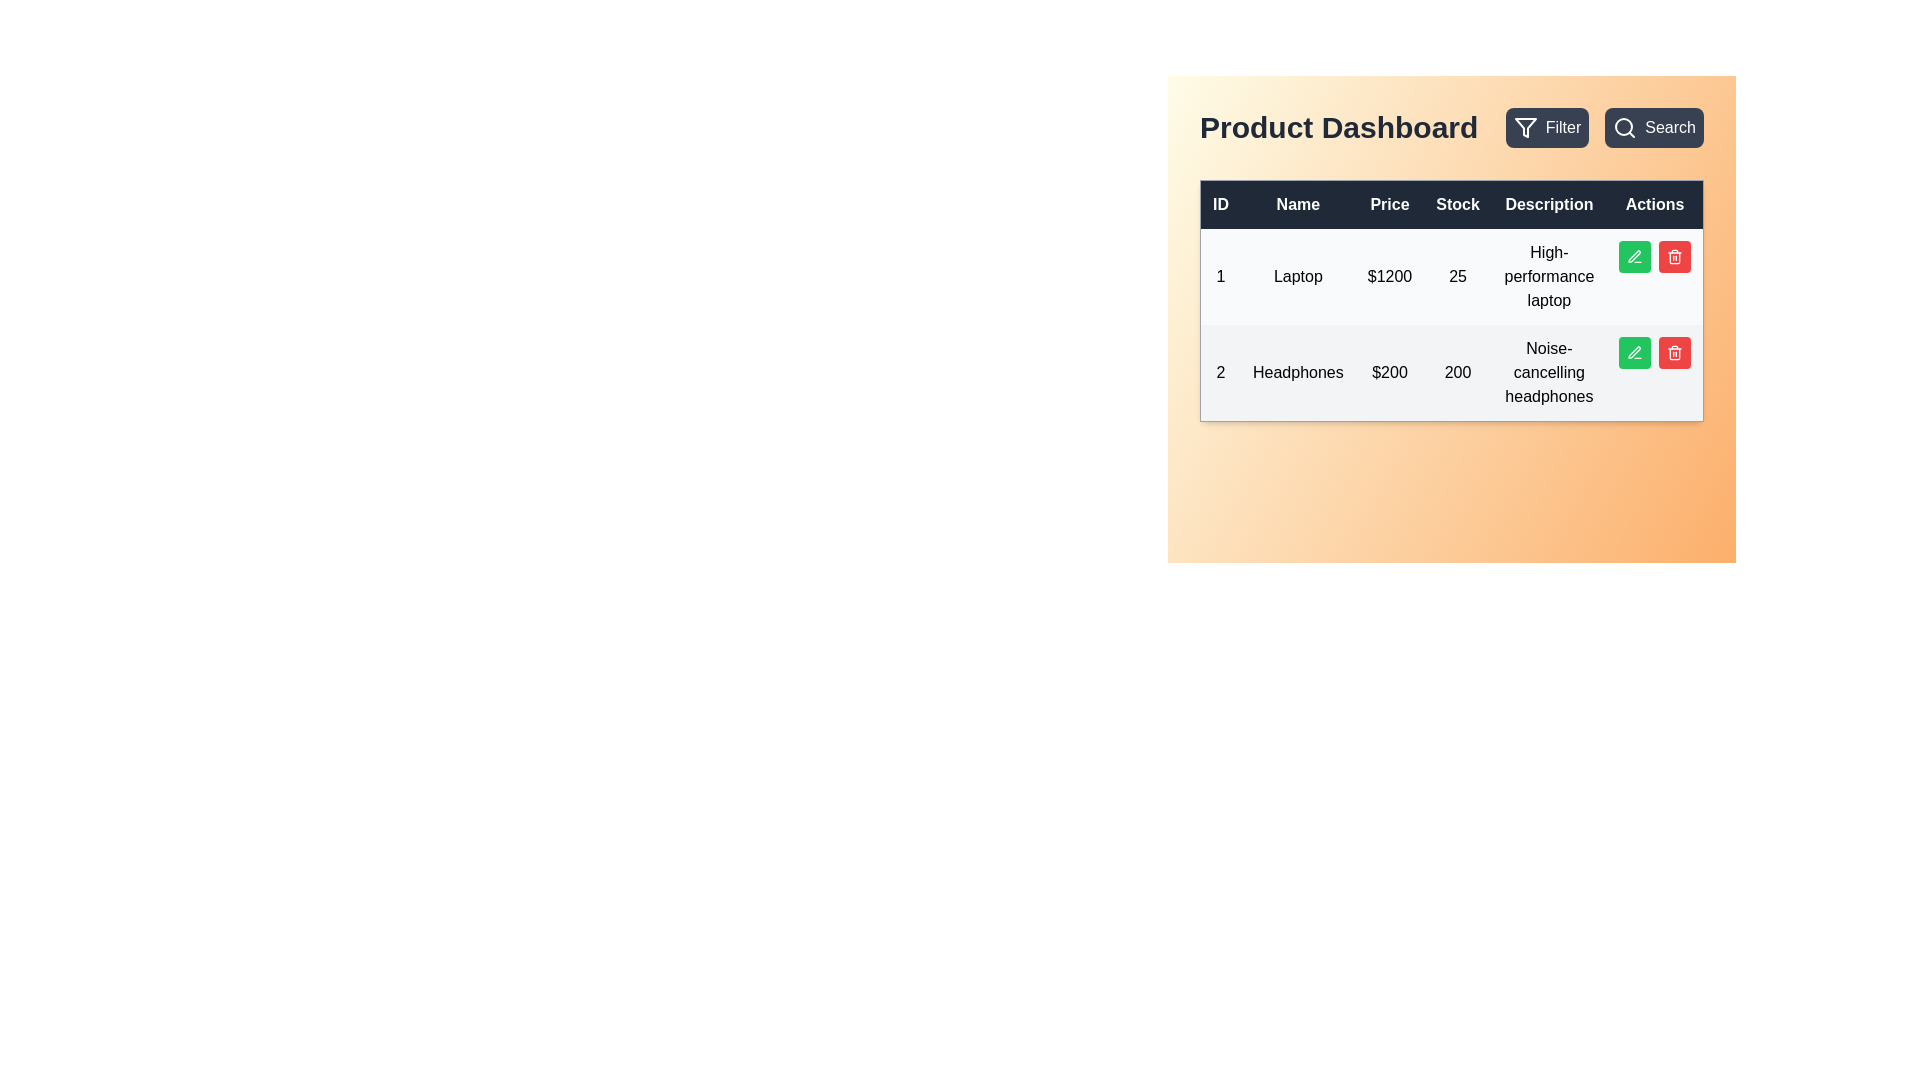 Image resolution: width=1920 pixels, height=1080 pixels. I want to click on the first button in the 'Actions' column of the second row in the product table for 'Headphones', so click(1634, 351).